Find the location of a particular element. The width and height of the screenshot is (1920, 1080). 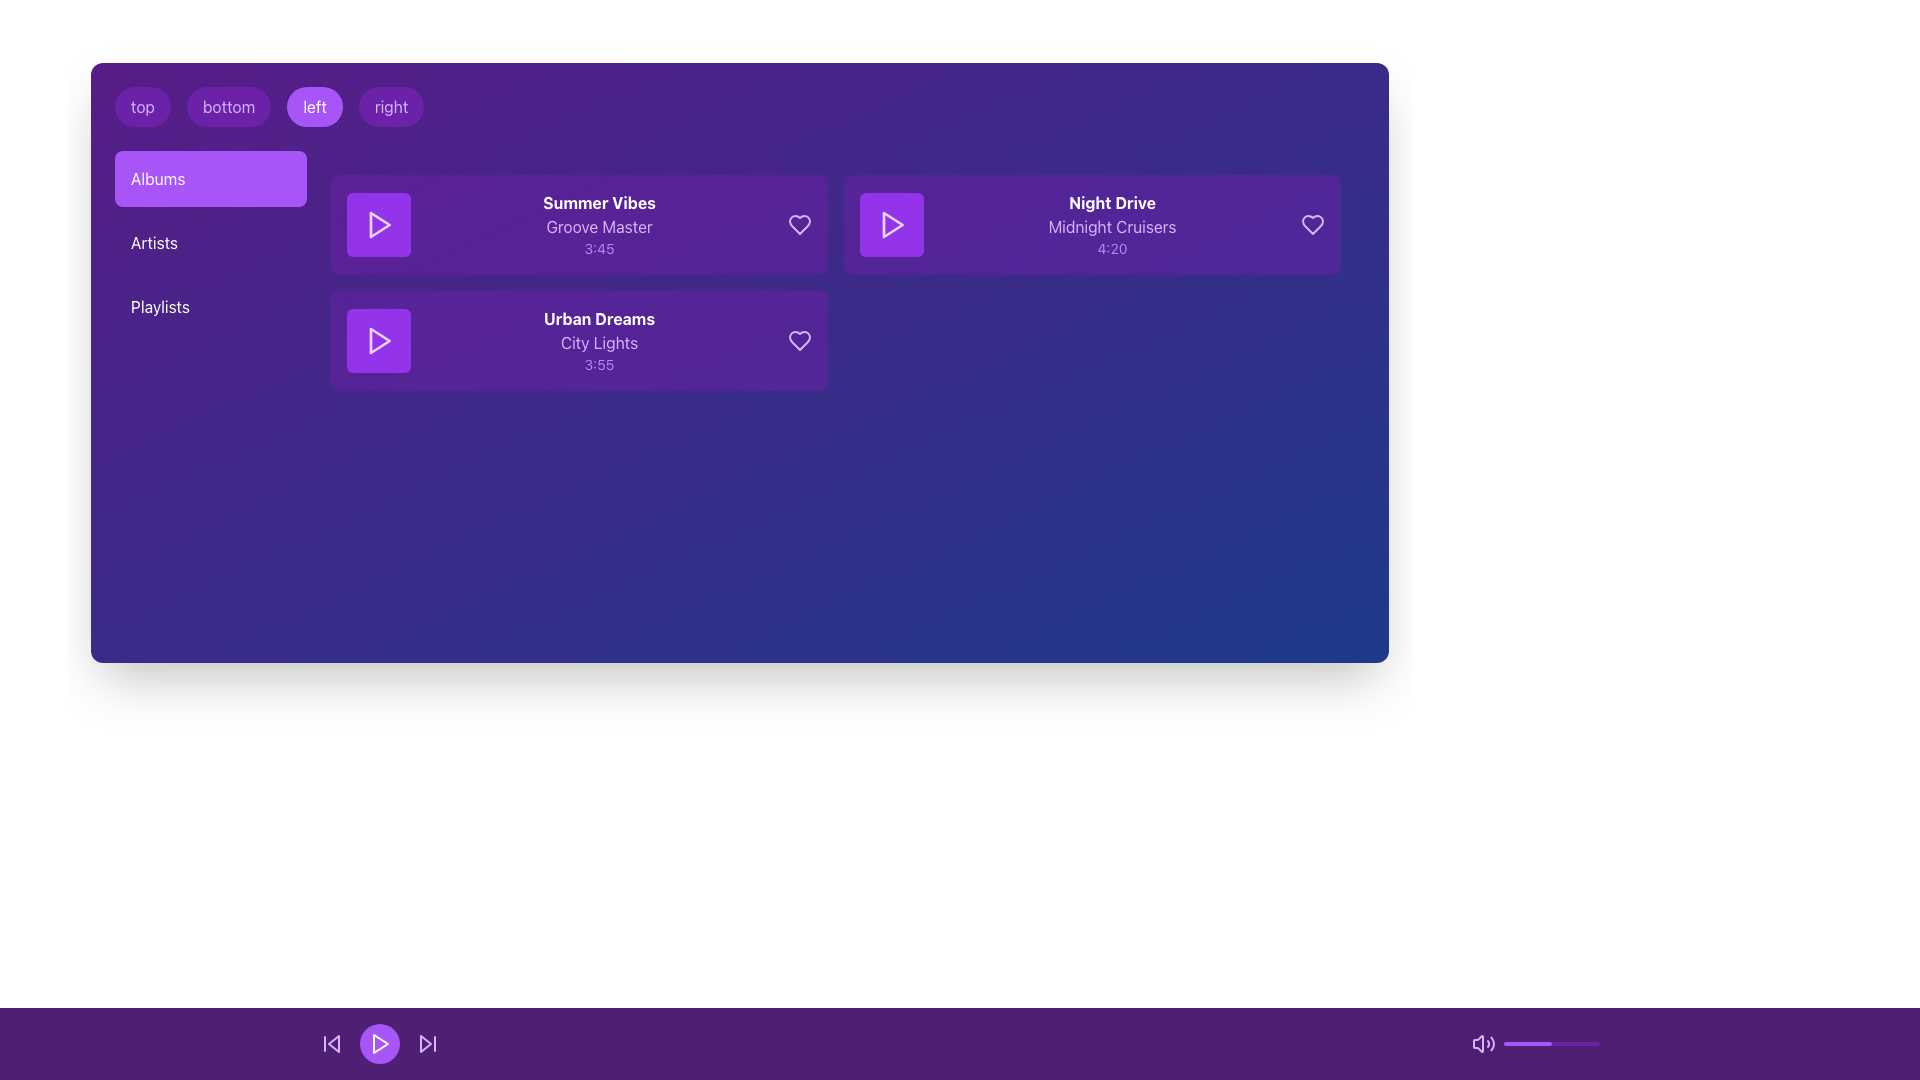

the play/pause button in the media player interface using keyboard navigation is located at coordinates (379, 1043).